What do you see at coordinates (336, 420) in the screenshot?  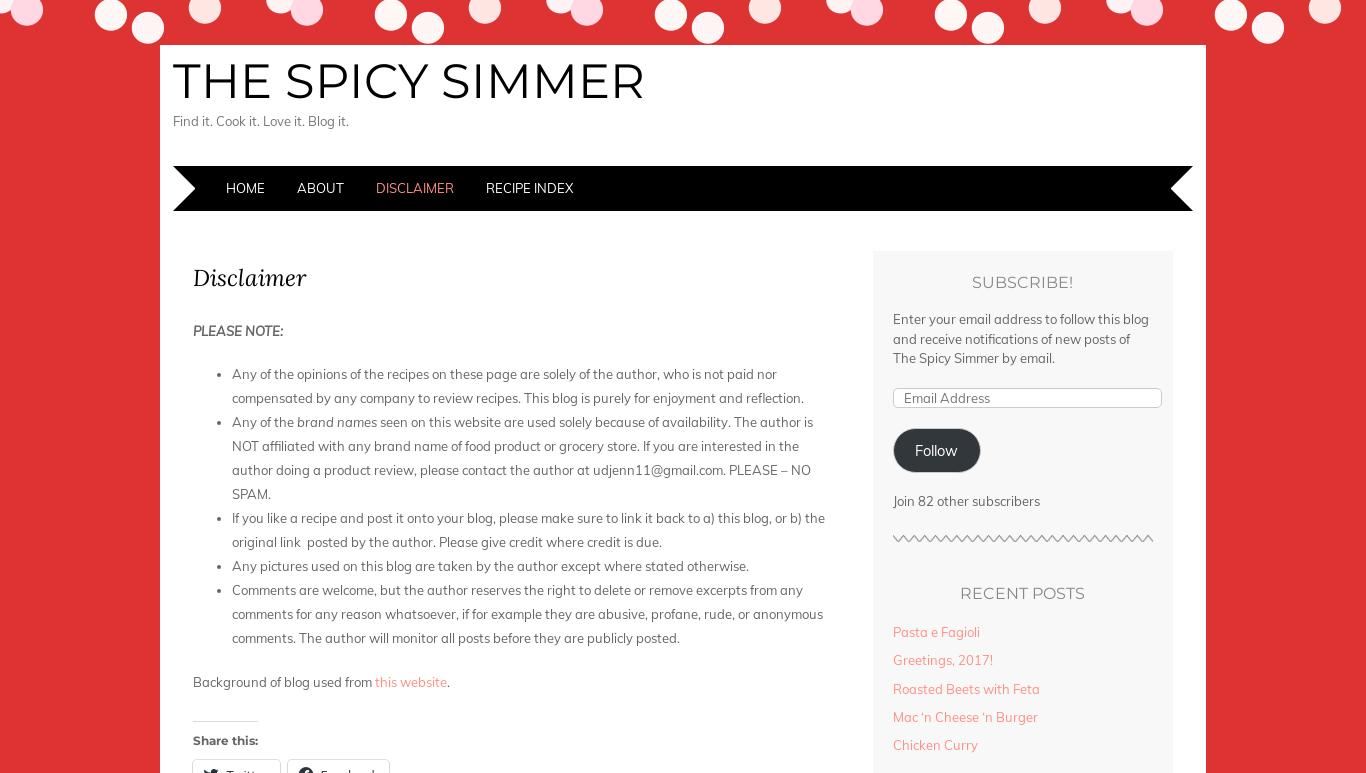 I see `'brand names'` at bounding box center [336, 420].